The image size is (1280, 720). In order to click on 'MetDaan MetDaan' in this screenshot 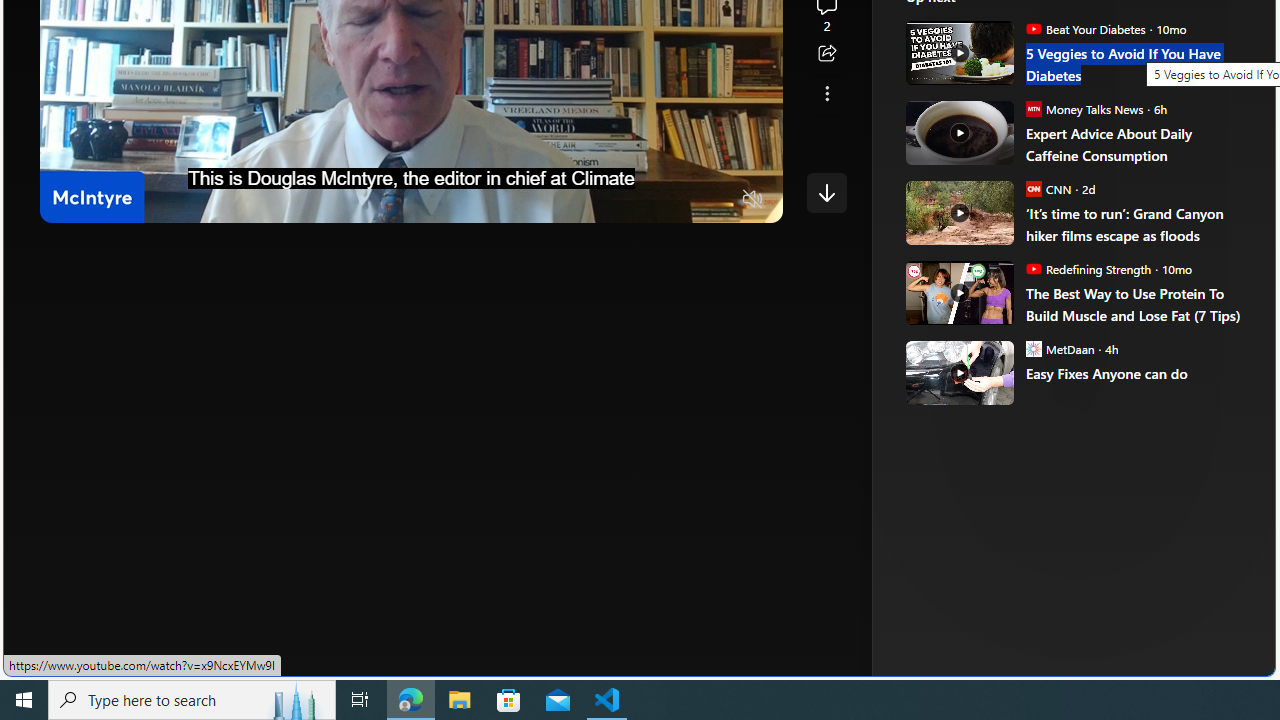, I will do `click(1058, 347)`.